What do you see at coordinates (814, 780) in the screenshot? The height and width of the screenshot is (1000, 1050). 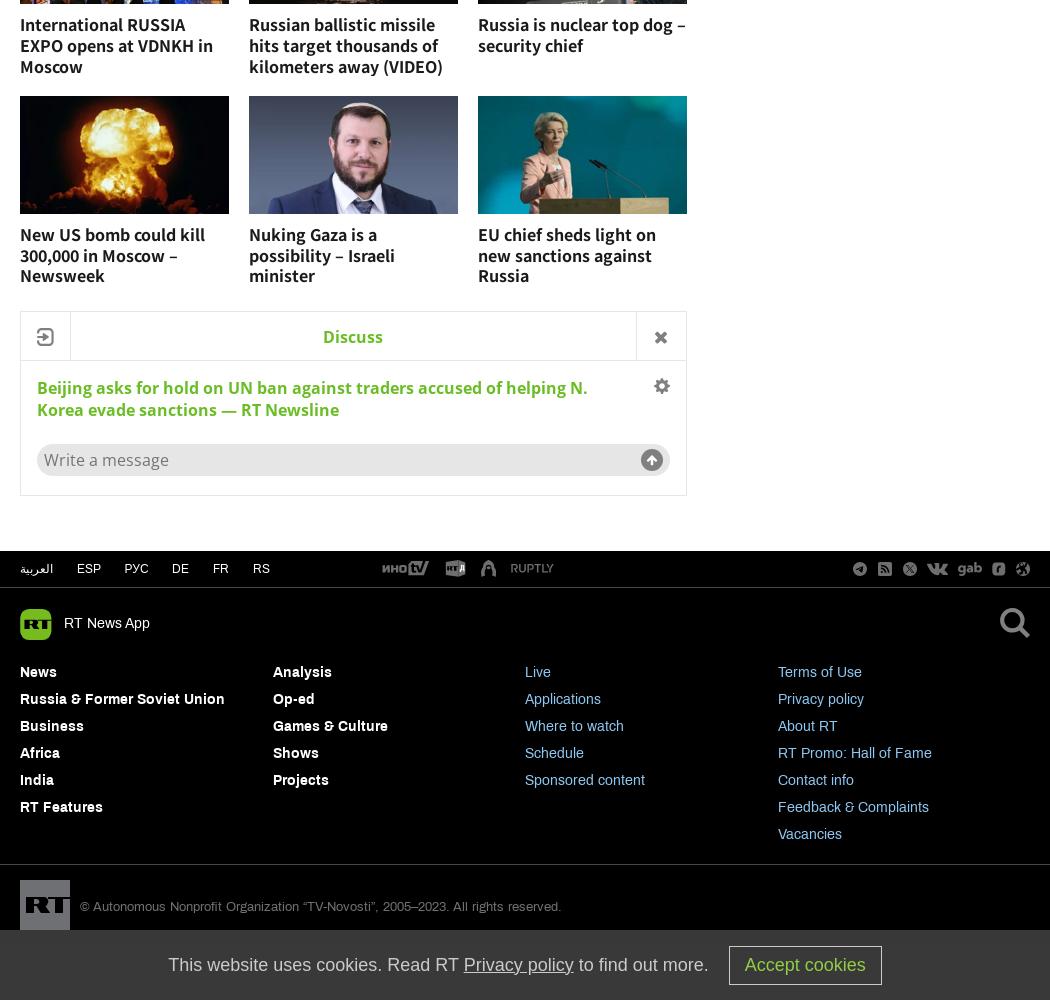 I see `'Contact info'` at bounding box center [814, 780].